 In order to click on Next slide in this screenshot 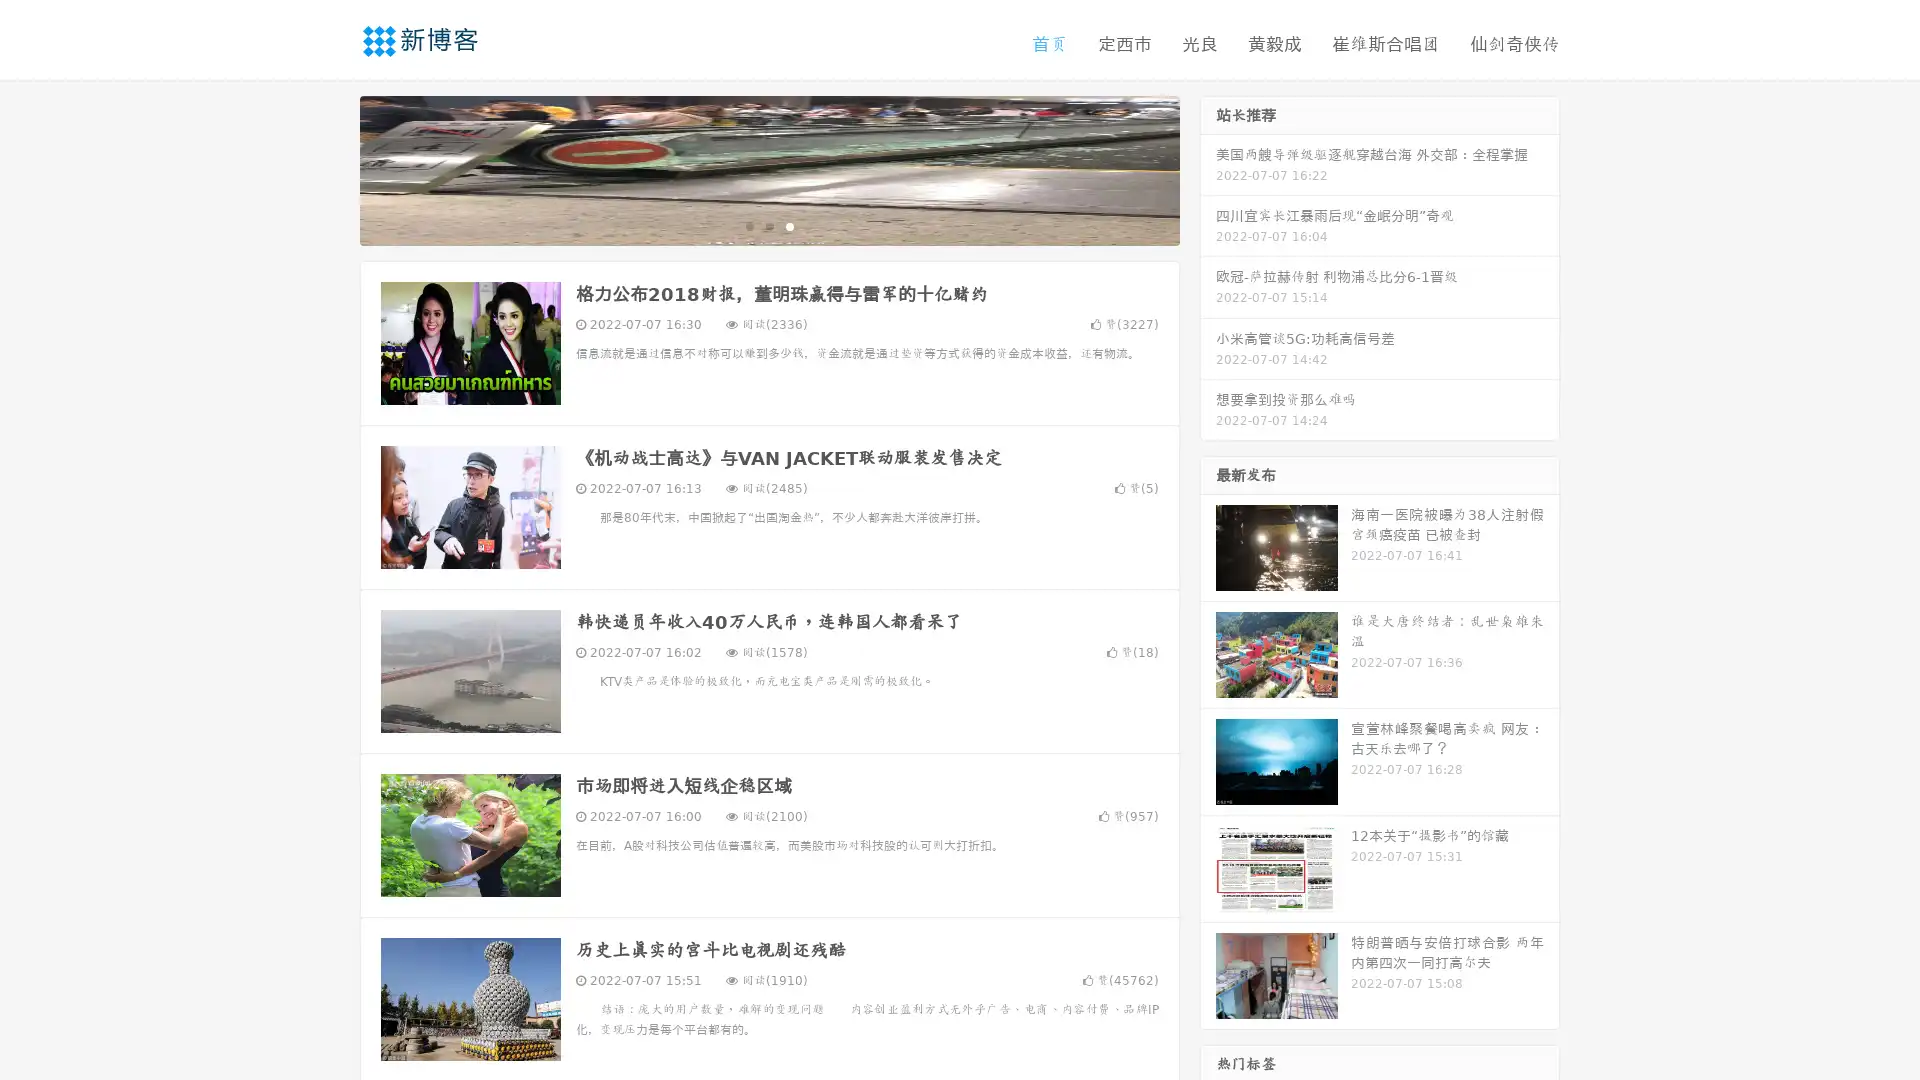, I will do `click(1208, 168)`.